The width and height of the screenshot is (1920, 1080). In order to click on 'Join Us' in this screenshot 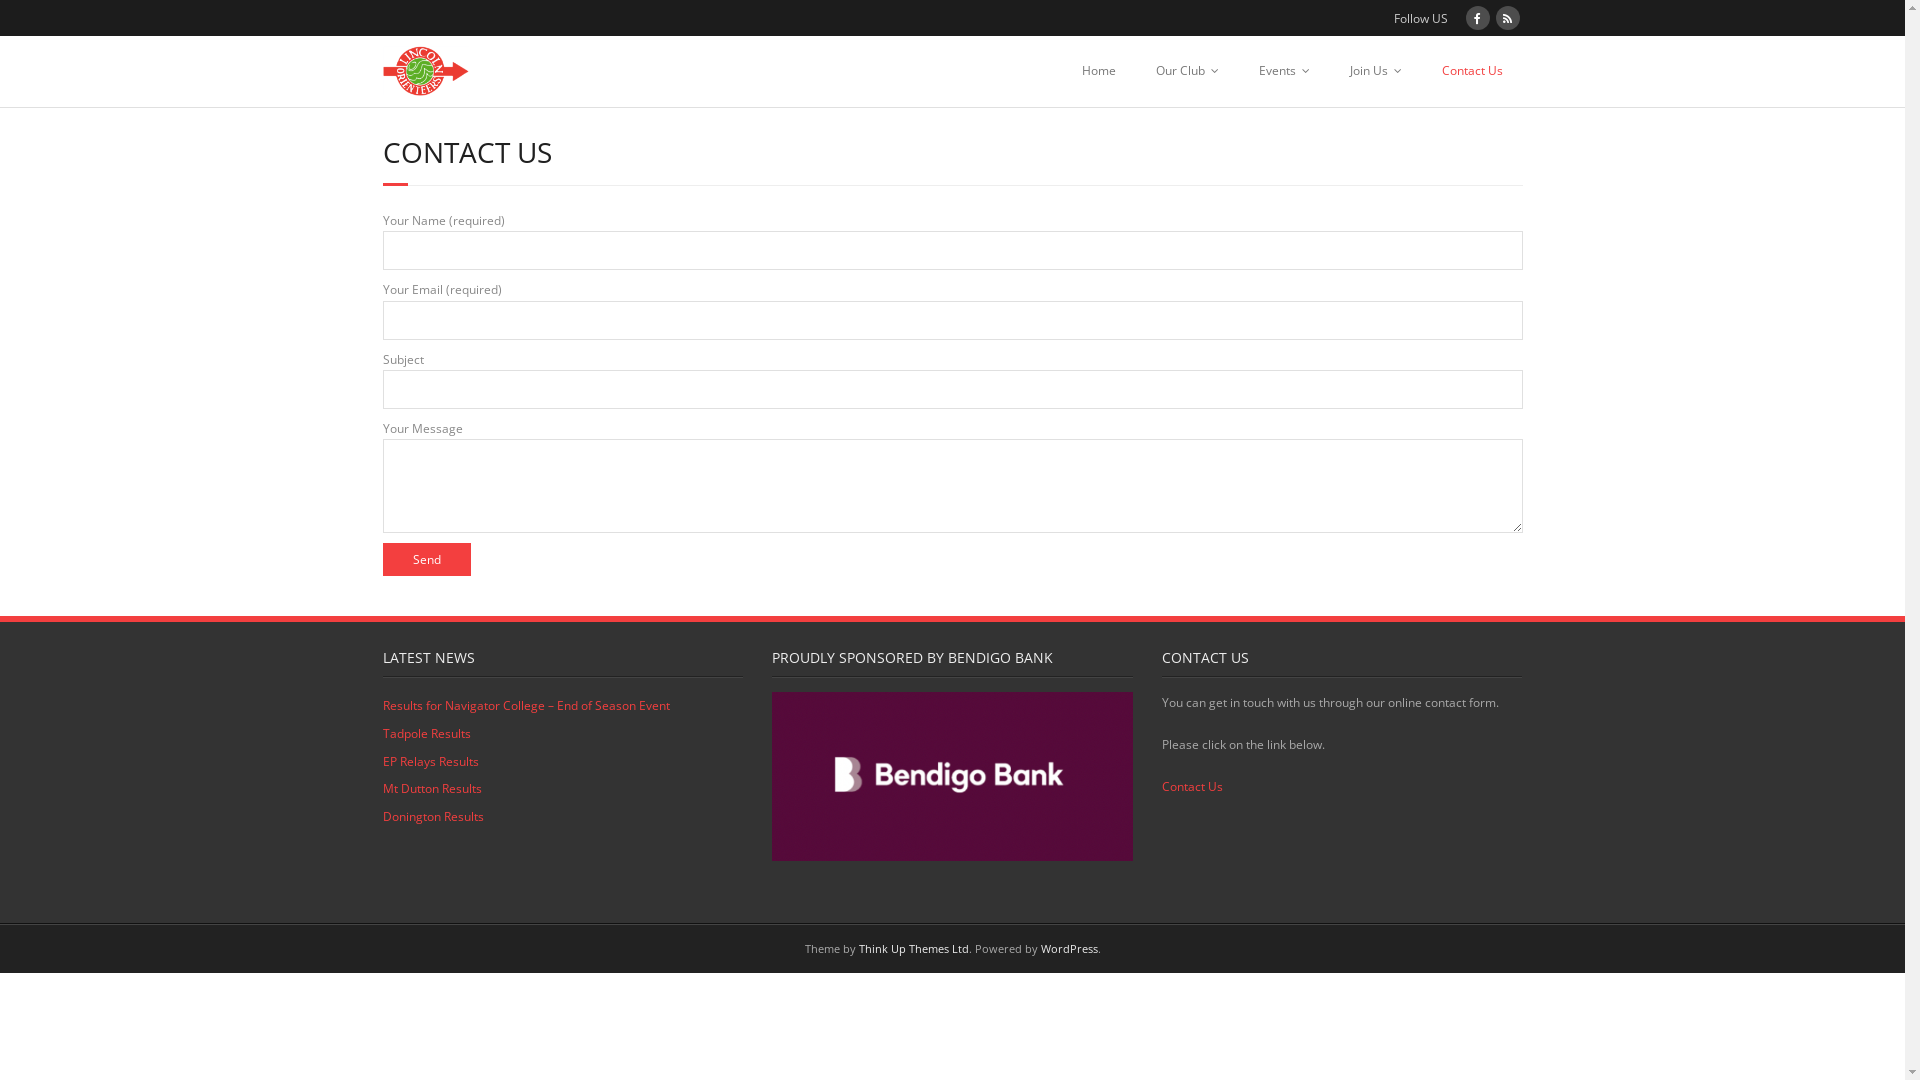, I will do `click(1375, 69)`.